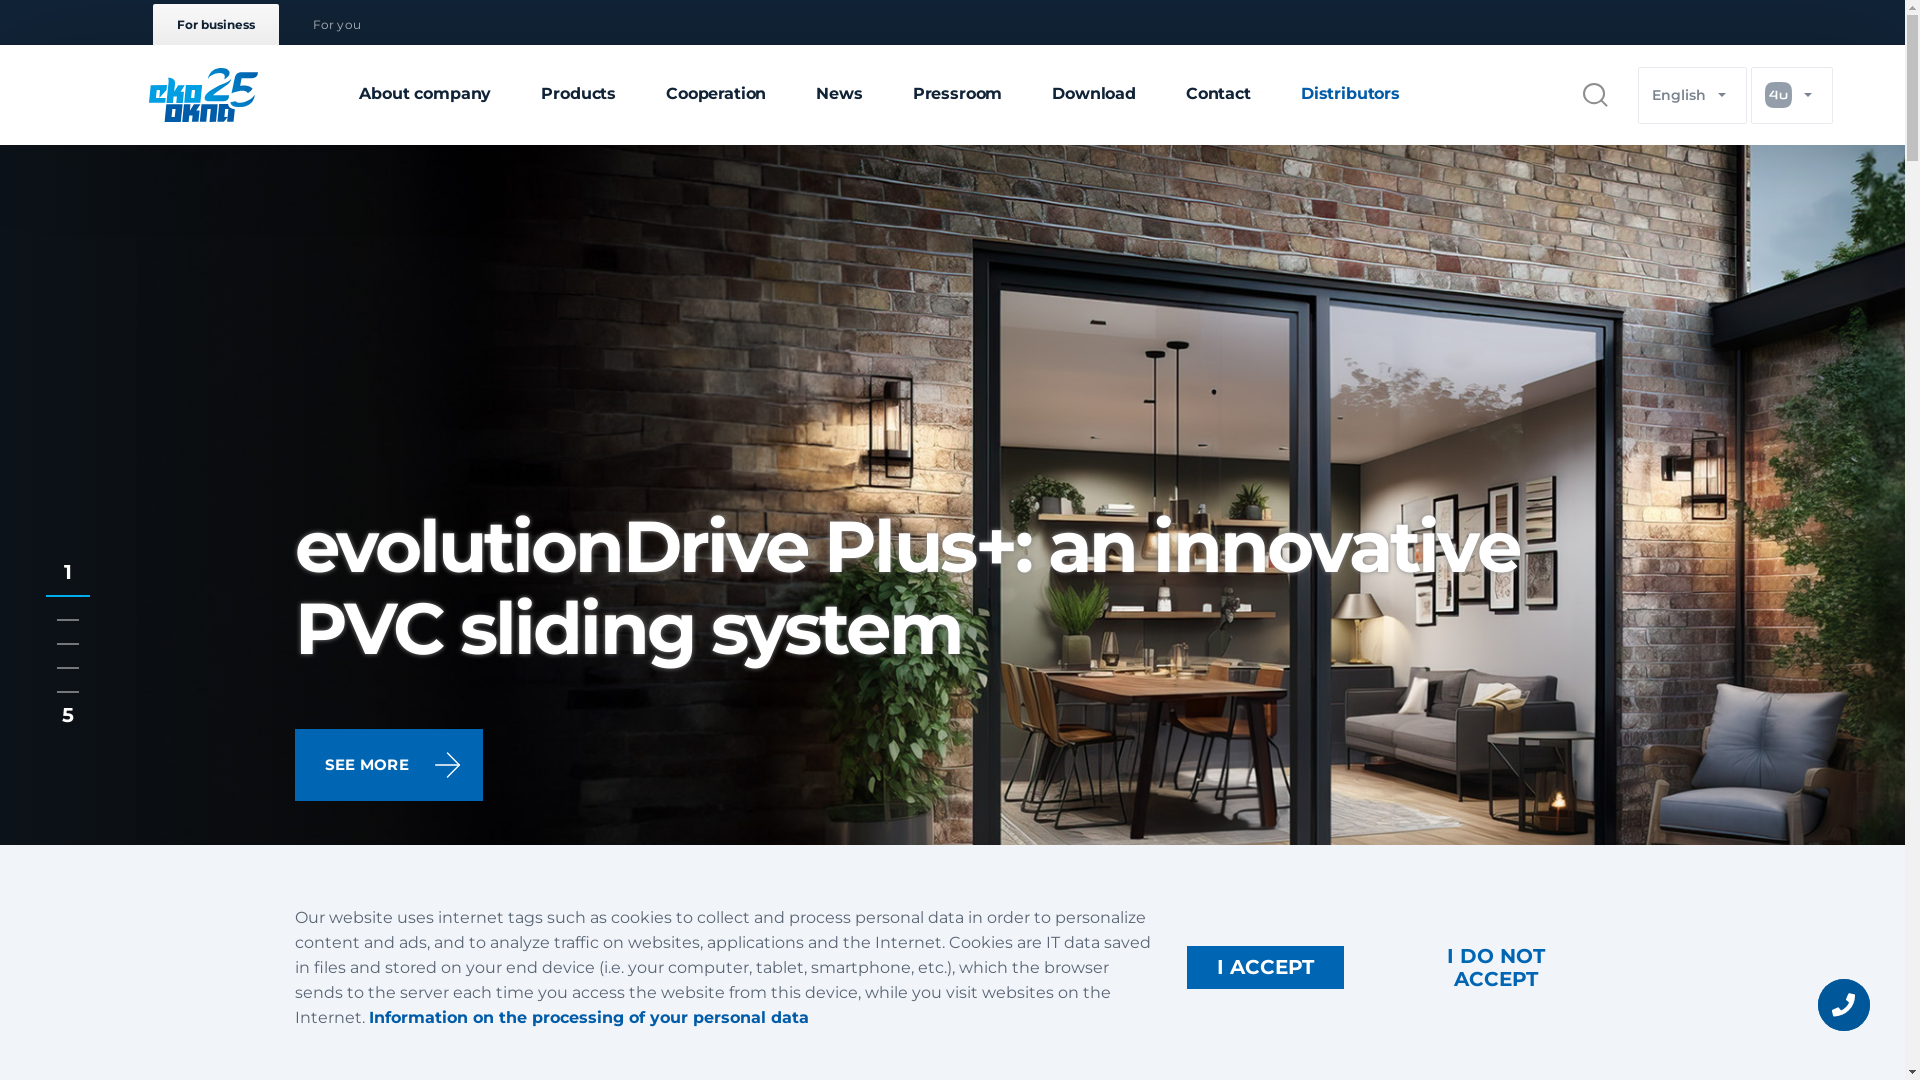  I want to click on 'Cooperation', so click(715, 95).